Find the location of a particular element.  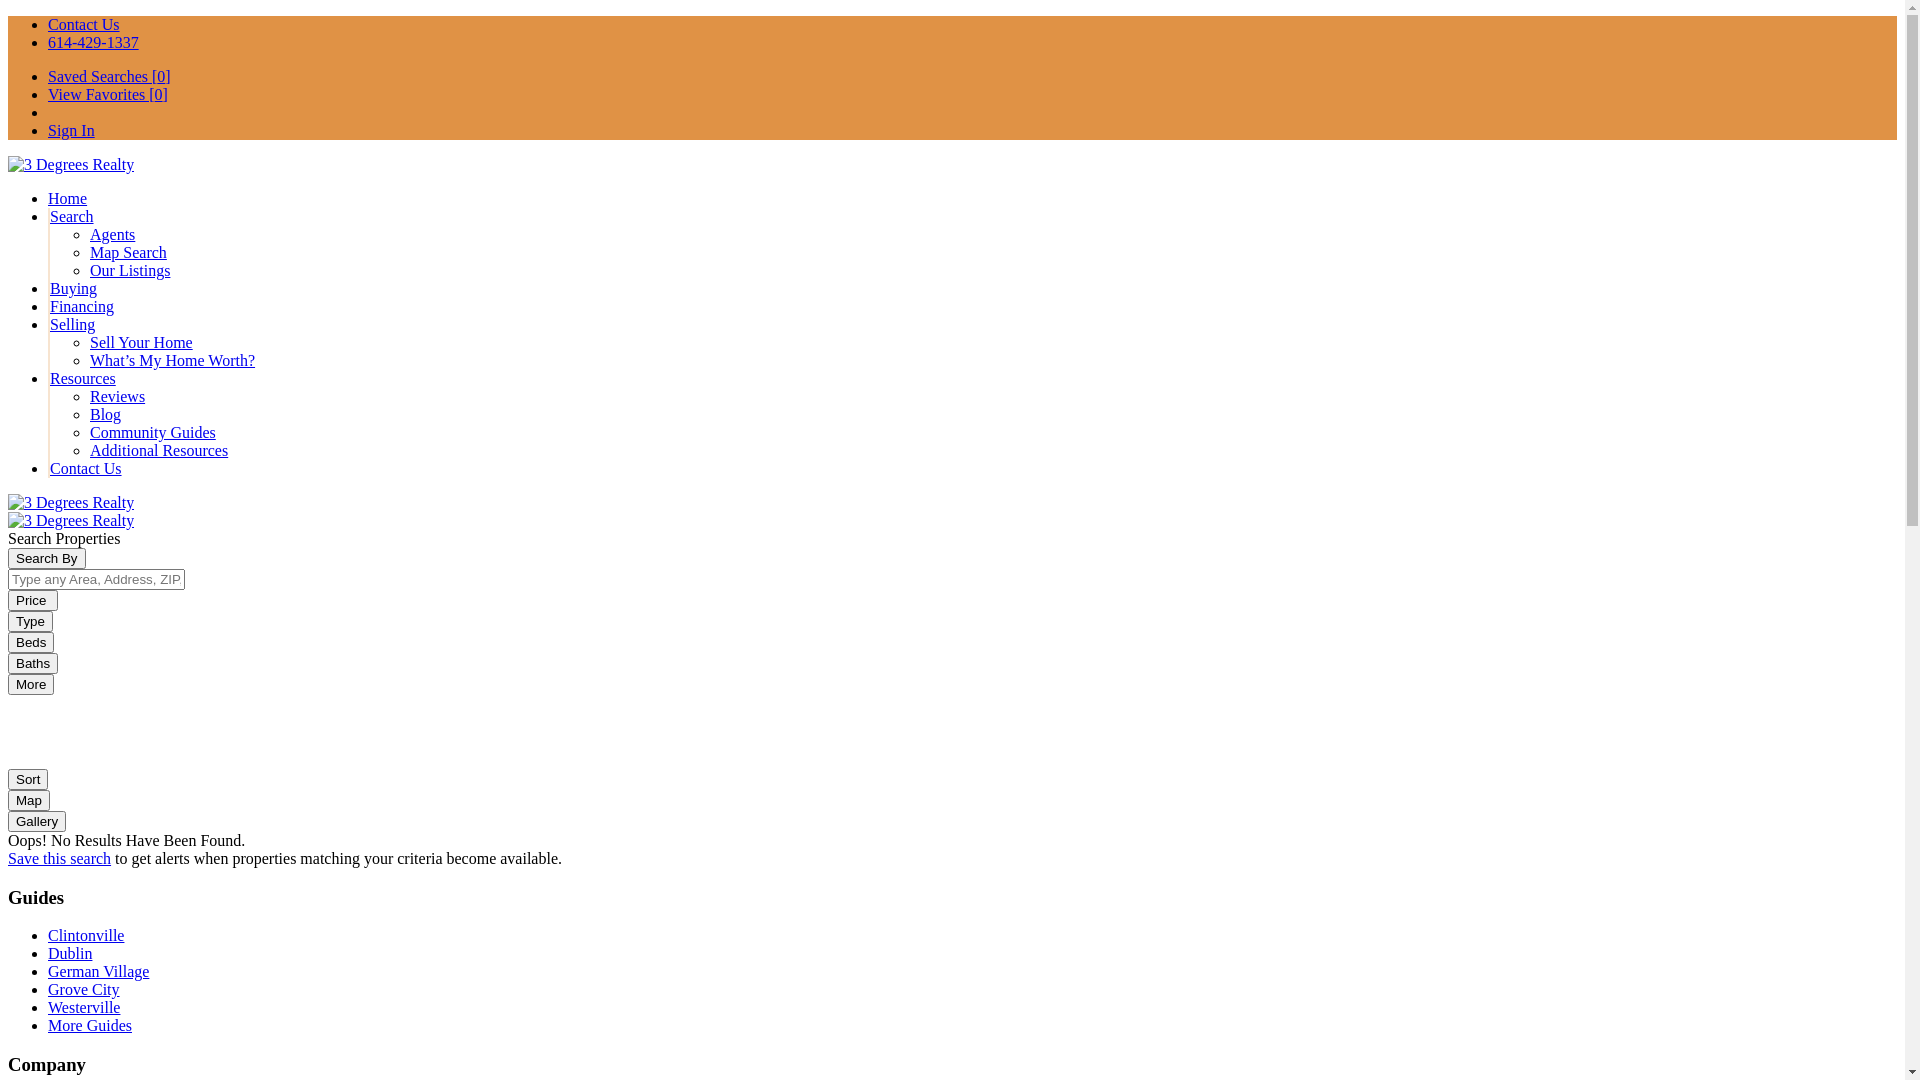

'View Favorites [0]' is located at coordinates (106, 94).